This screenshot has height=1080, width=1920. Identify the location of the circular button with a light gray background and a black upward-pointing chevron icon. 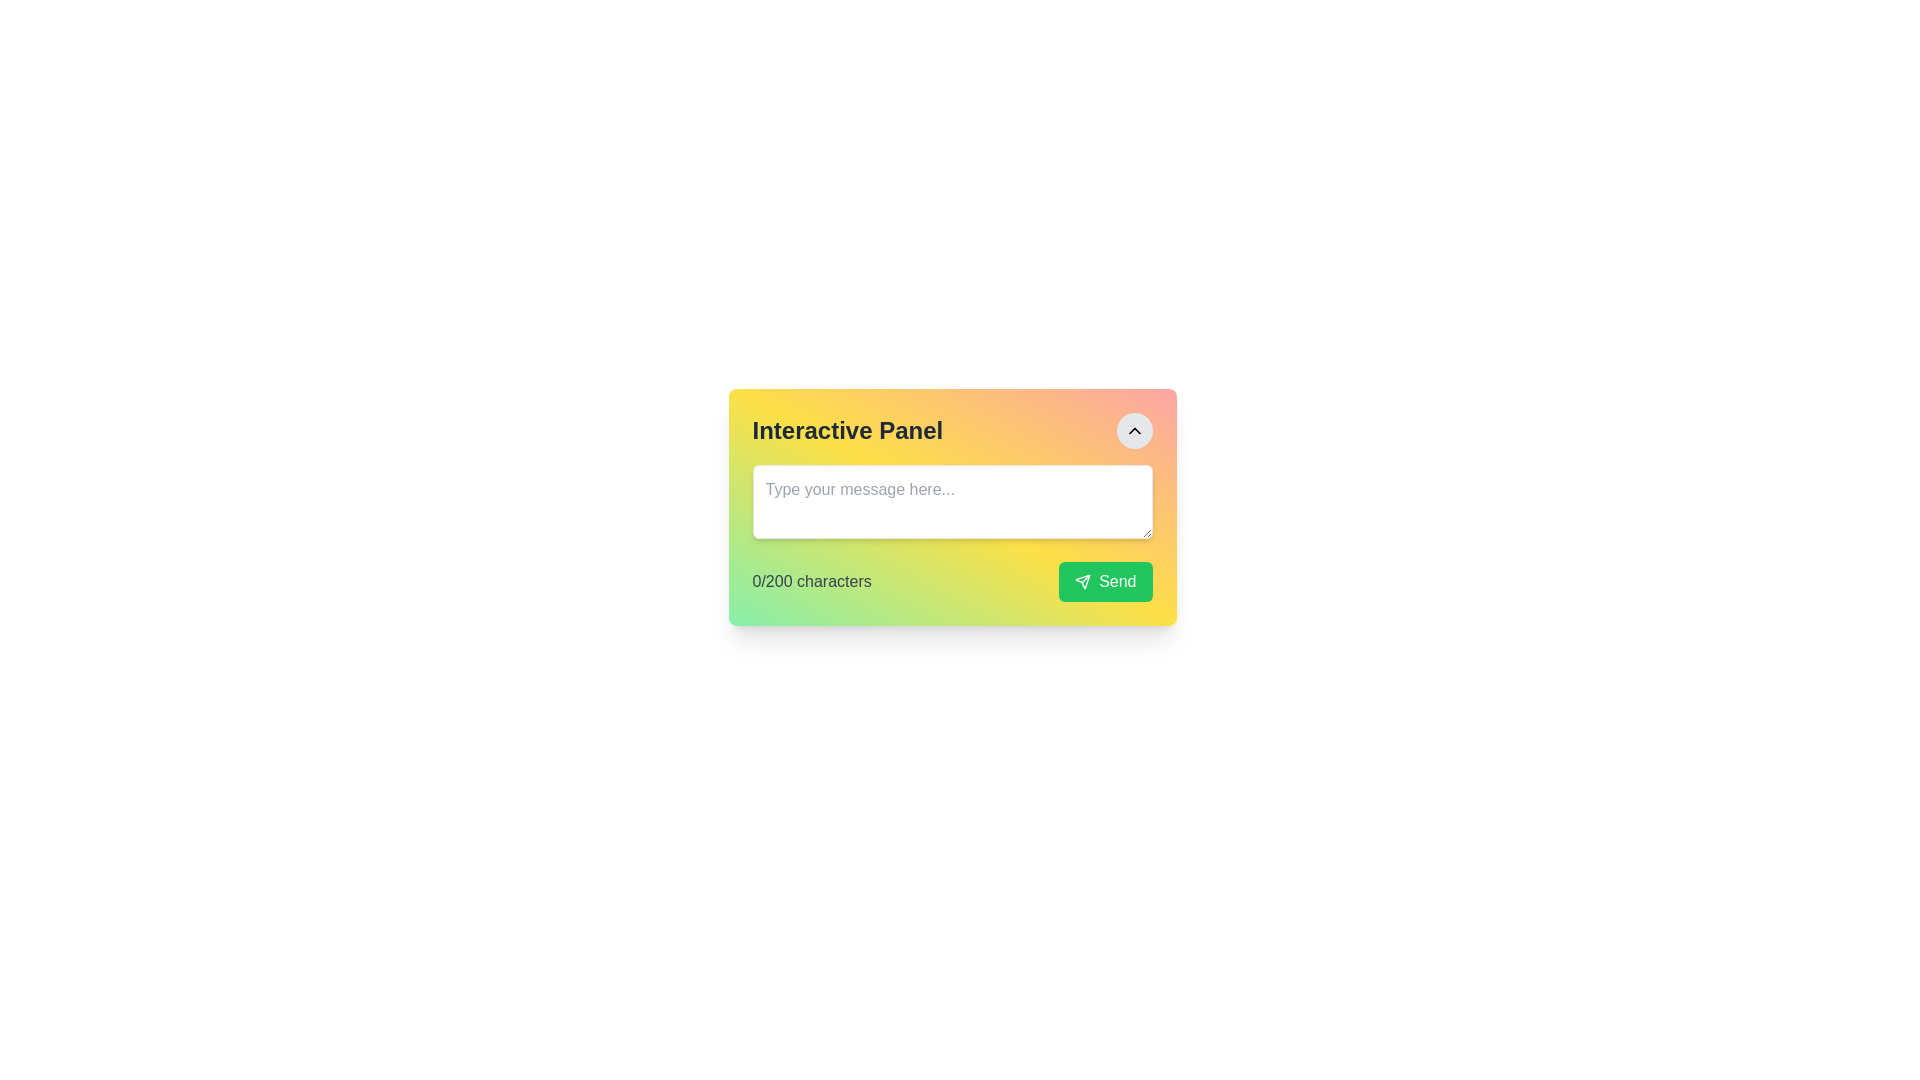
(1134, 430).